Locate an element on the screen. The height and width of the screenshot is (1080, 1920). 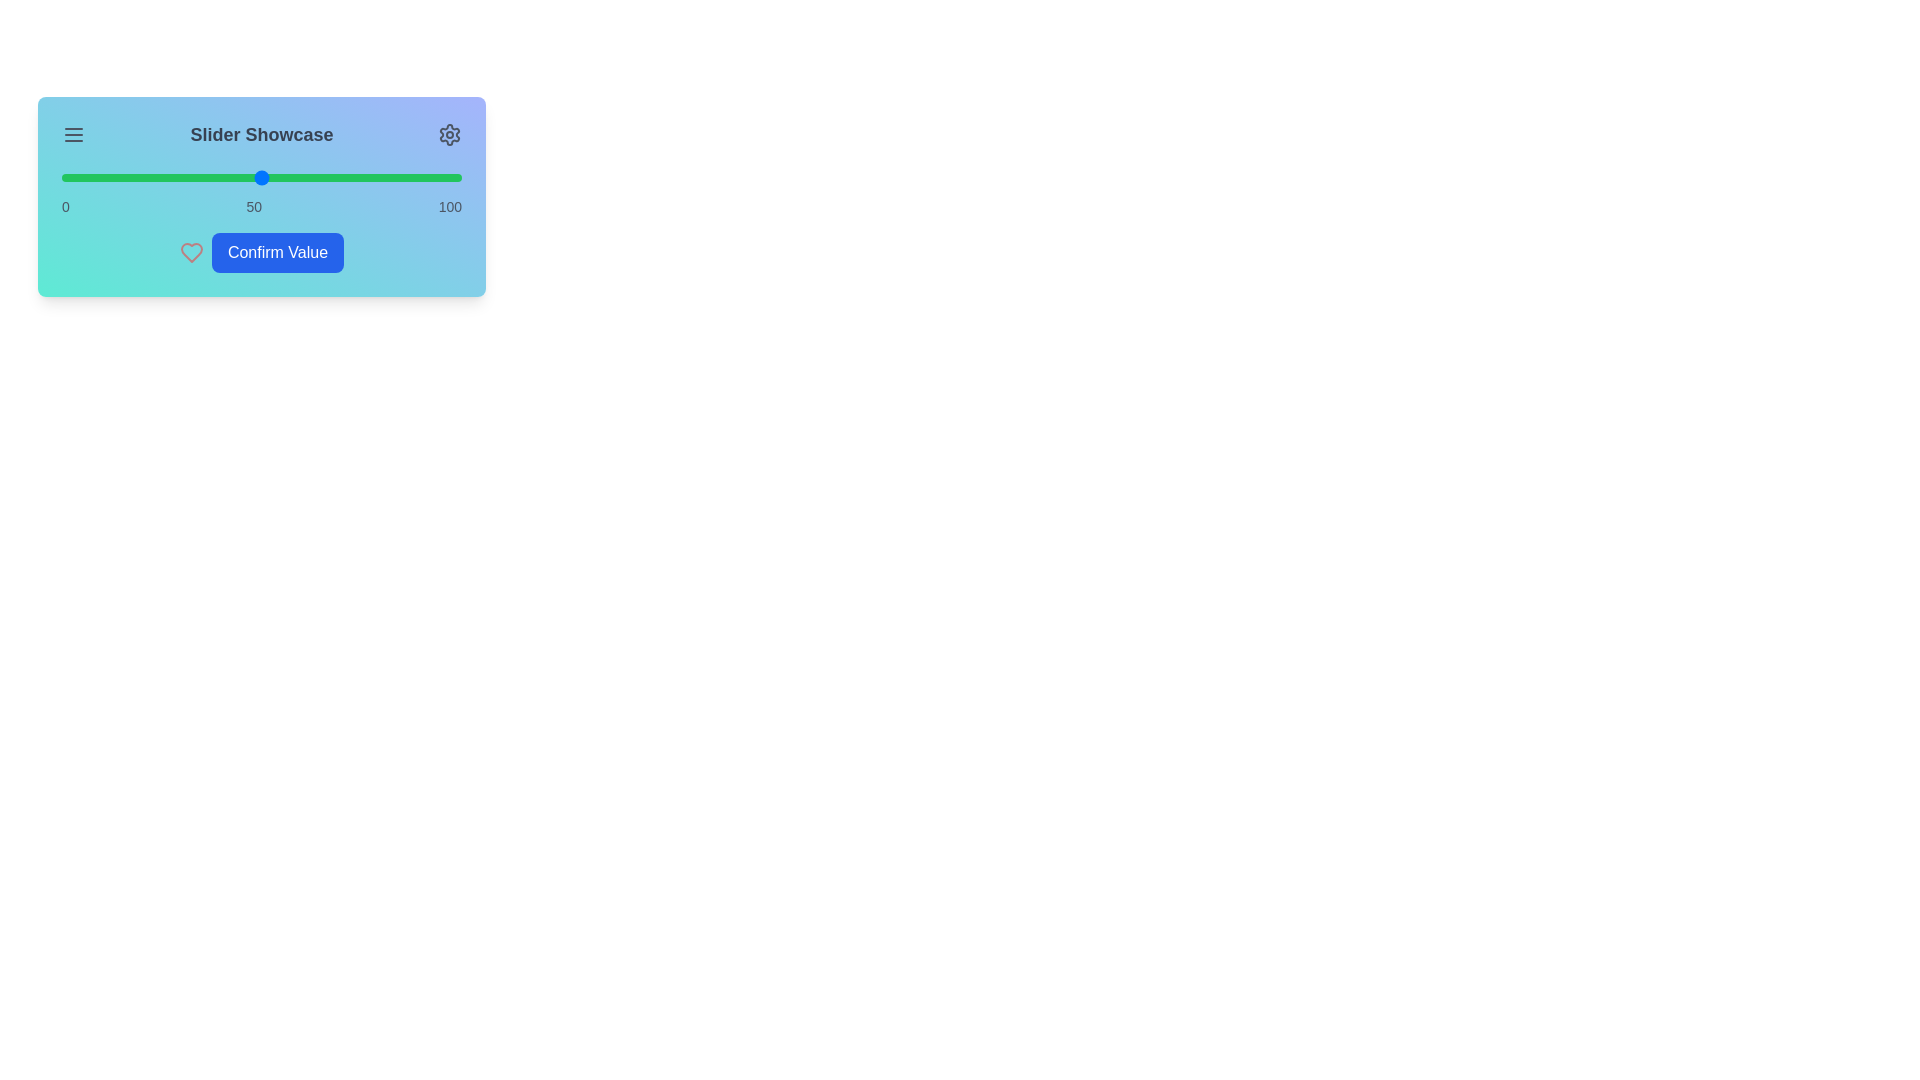
the slider to 60% is located at coordinates (301, 176).